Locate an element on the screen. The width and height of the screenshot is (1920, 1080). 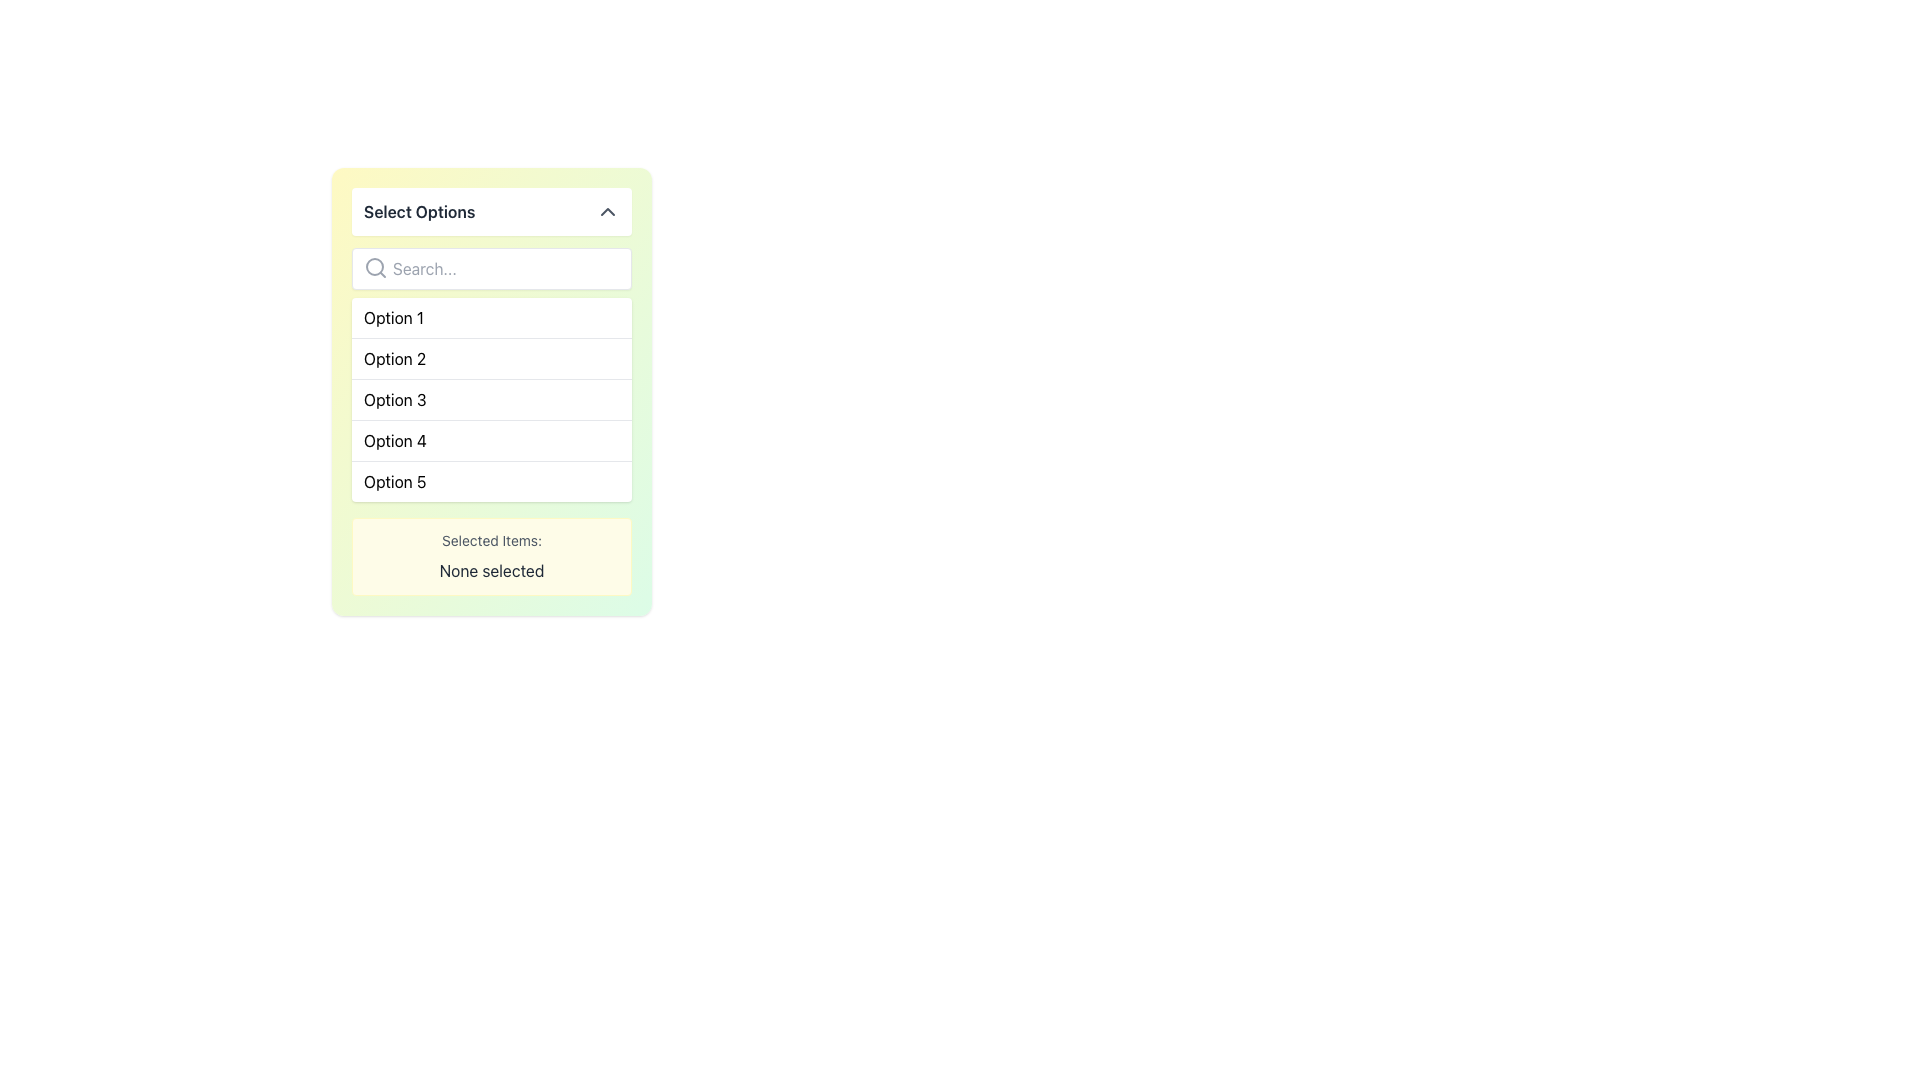
the selectable list item labeled 'Option 5' is located at coordinates (491, 481).